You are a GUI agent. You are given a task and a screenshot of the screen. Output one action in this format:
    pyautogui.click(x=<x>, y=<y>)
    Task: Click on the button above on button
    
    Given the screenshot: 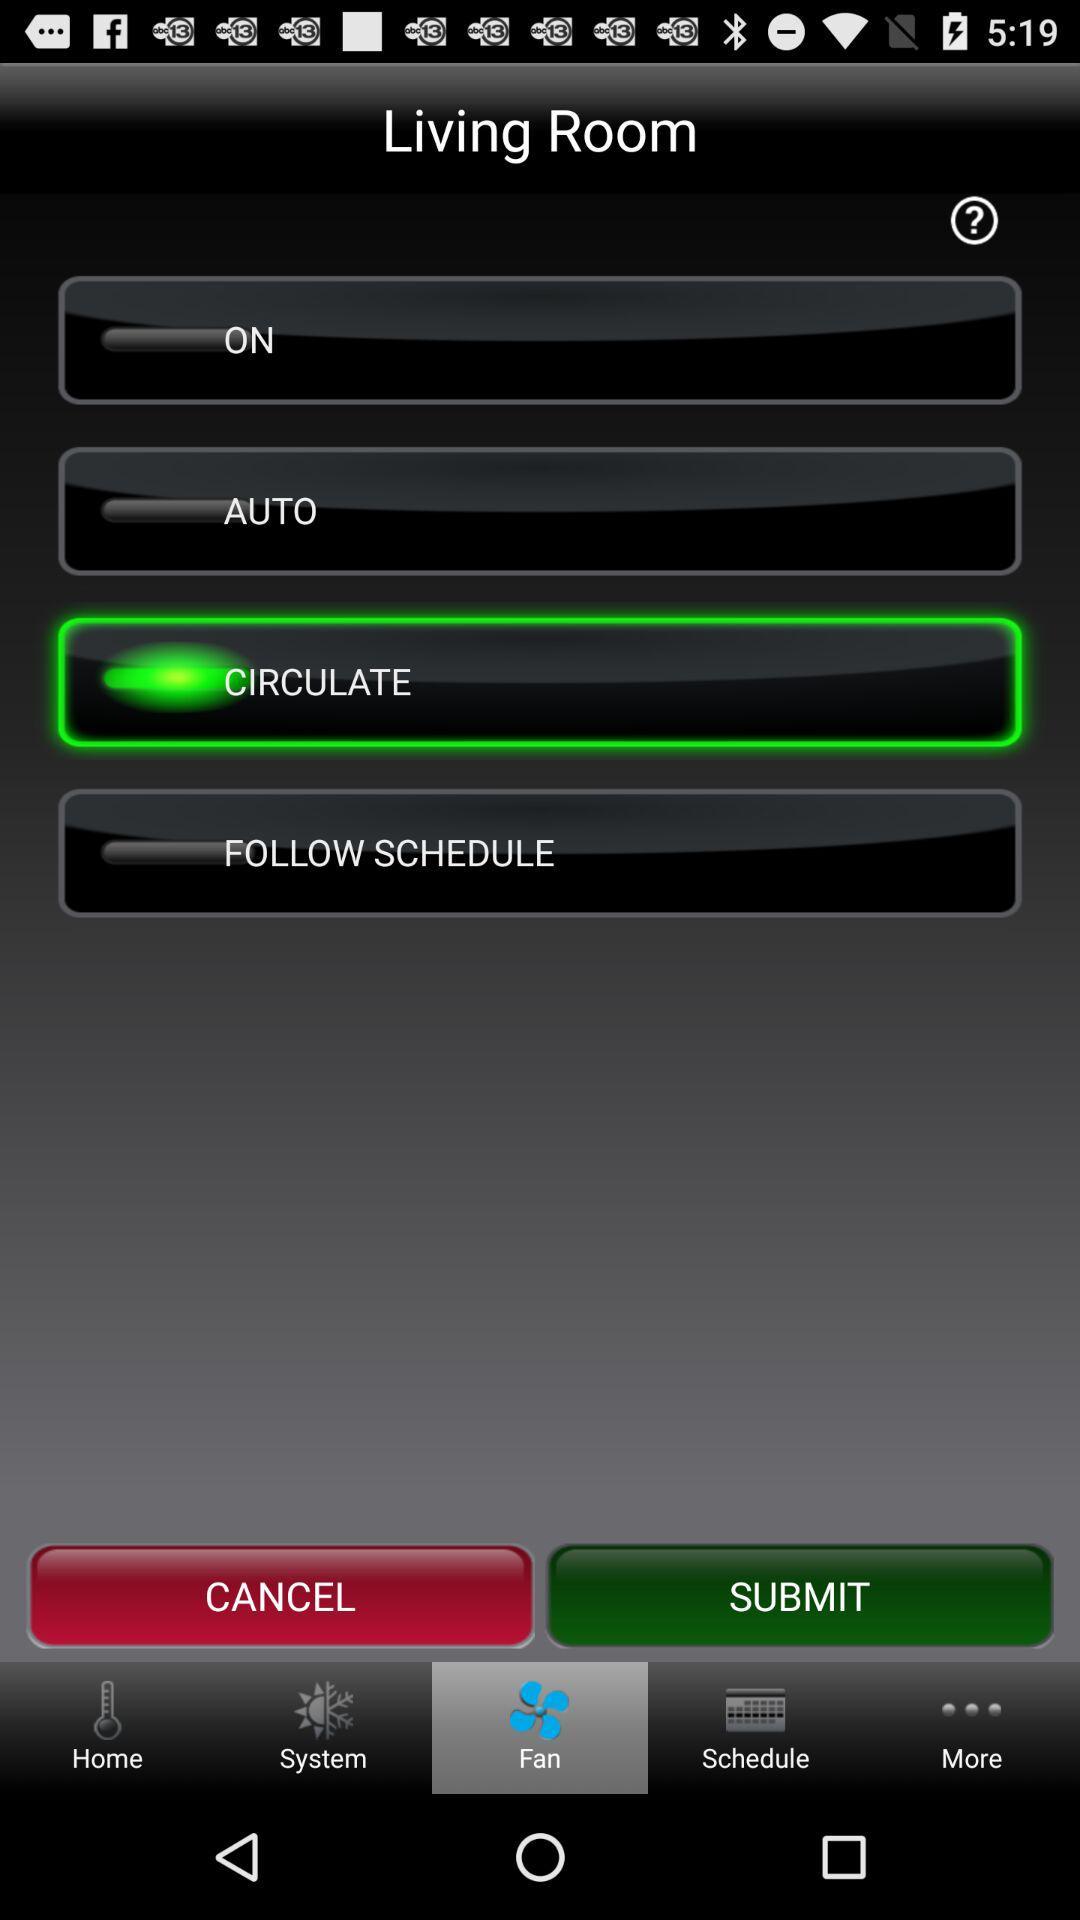 What is the action you would take?
    pyautogui.click(x=974, y=220)
    